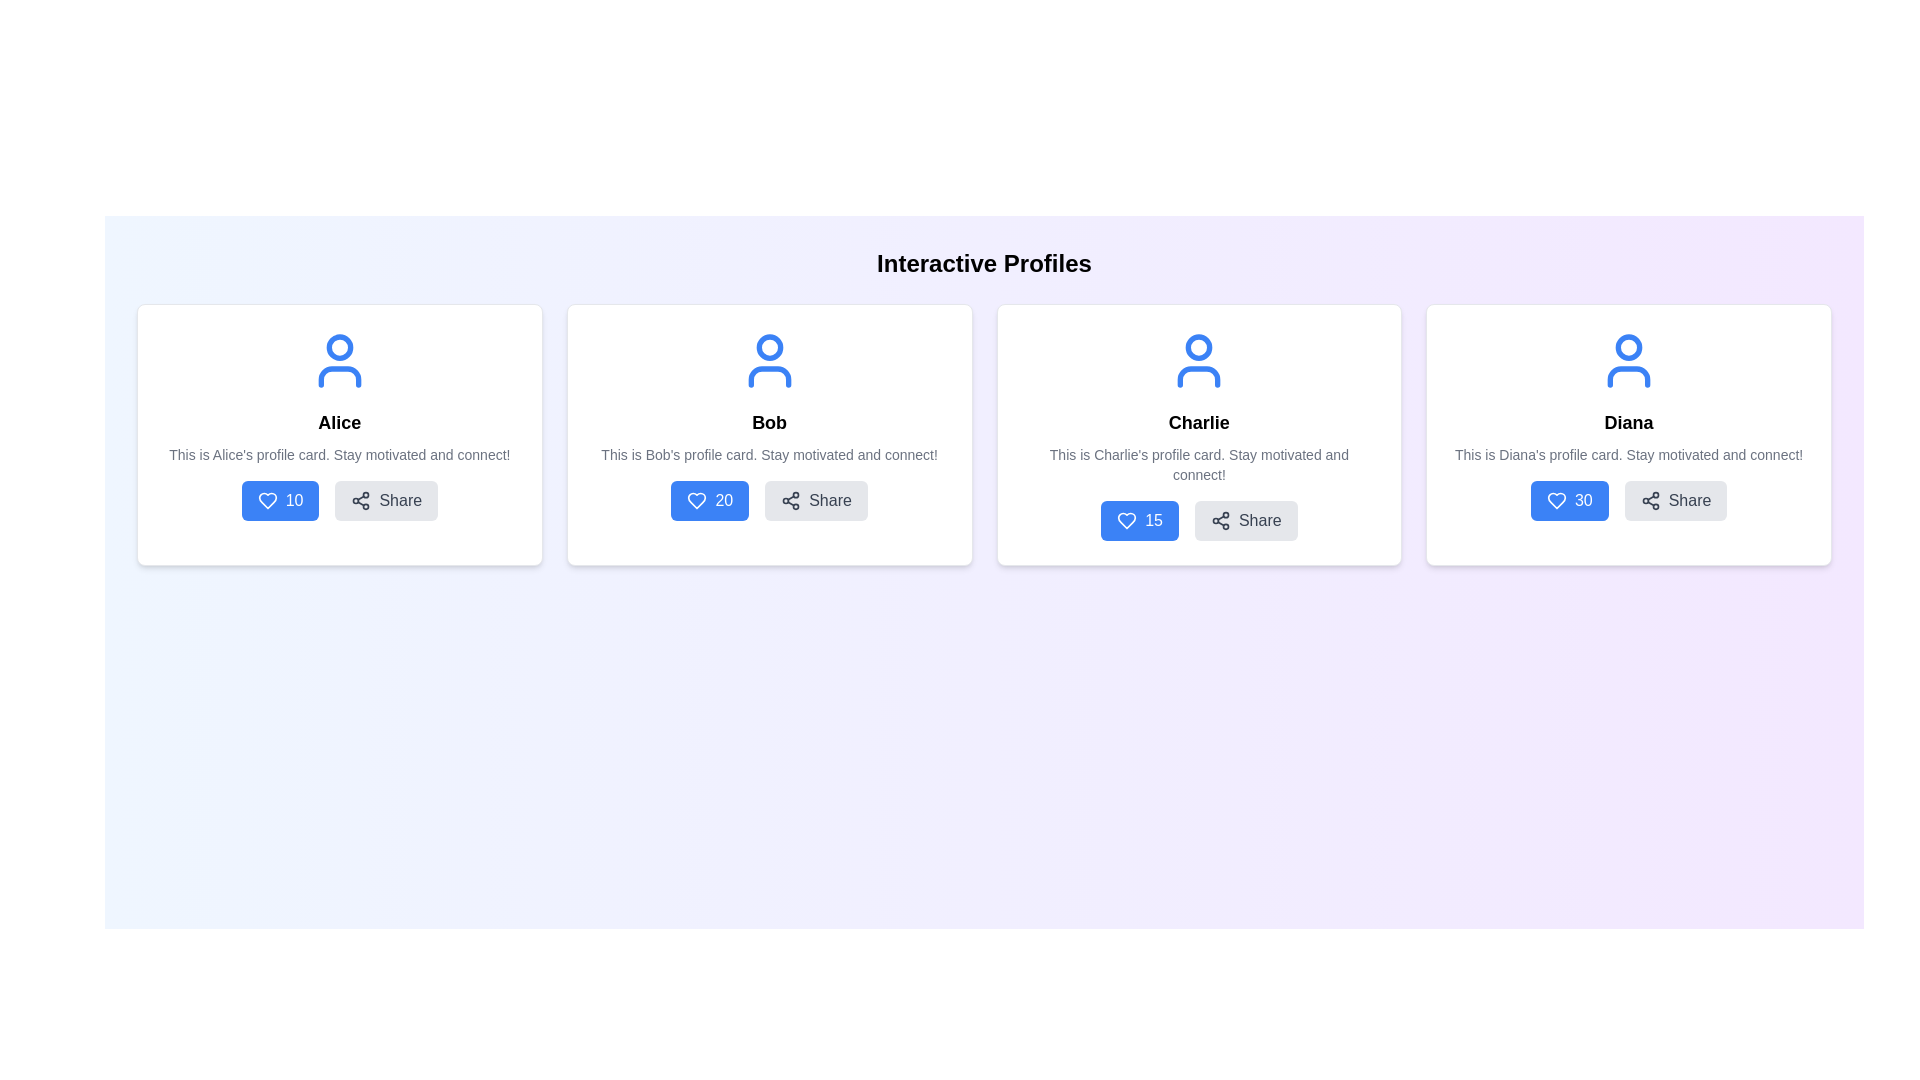  Describe the element at coordinates (400, 500) in the screenshot. I see `the 'Share' text label on the light gray button located in the bottom row of Alice's profile card` at that location.